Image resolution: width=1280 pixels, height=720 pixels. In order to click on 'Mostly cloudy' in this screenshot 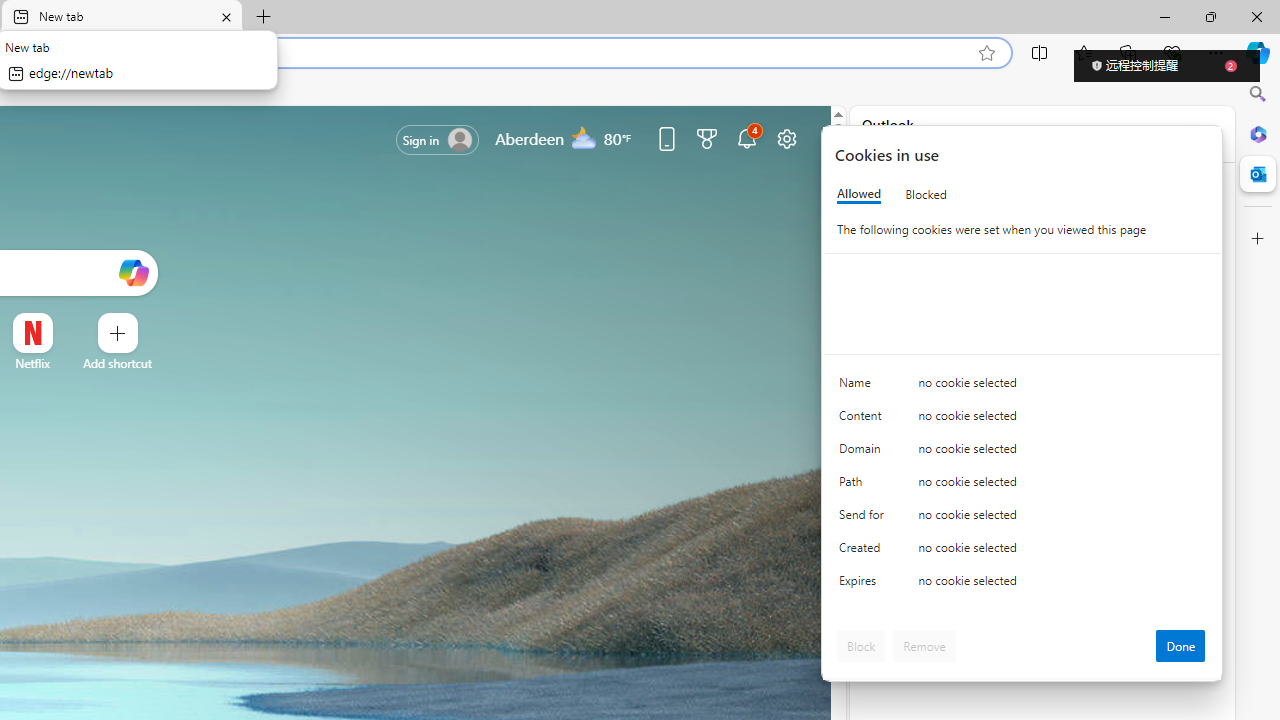, I will do `click(583, 136)`.